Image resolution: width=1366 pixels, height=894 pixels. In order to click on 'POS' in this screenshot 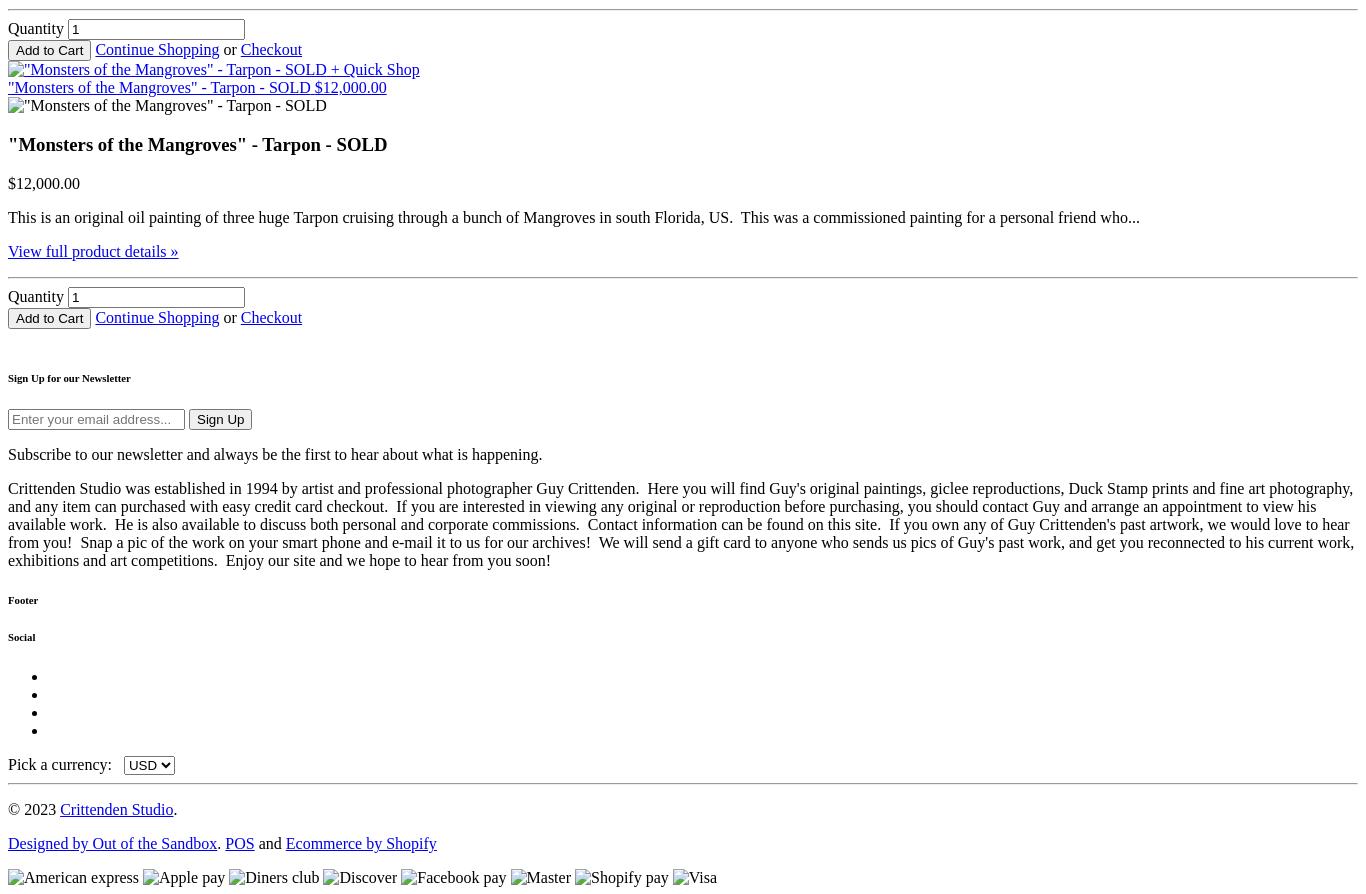, I will do `click(239, 842)`.